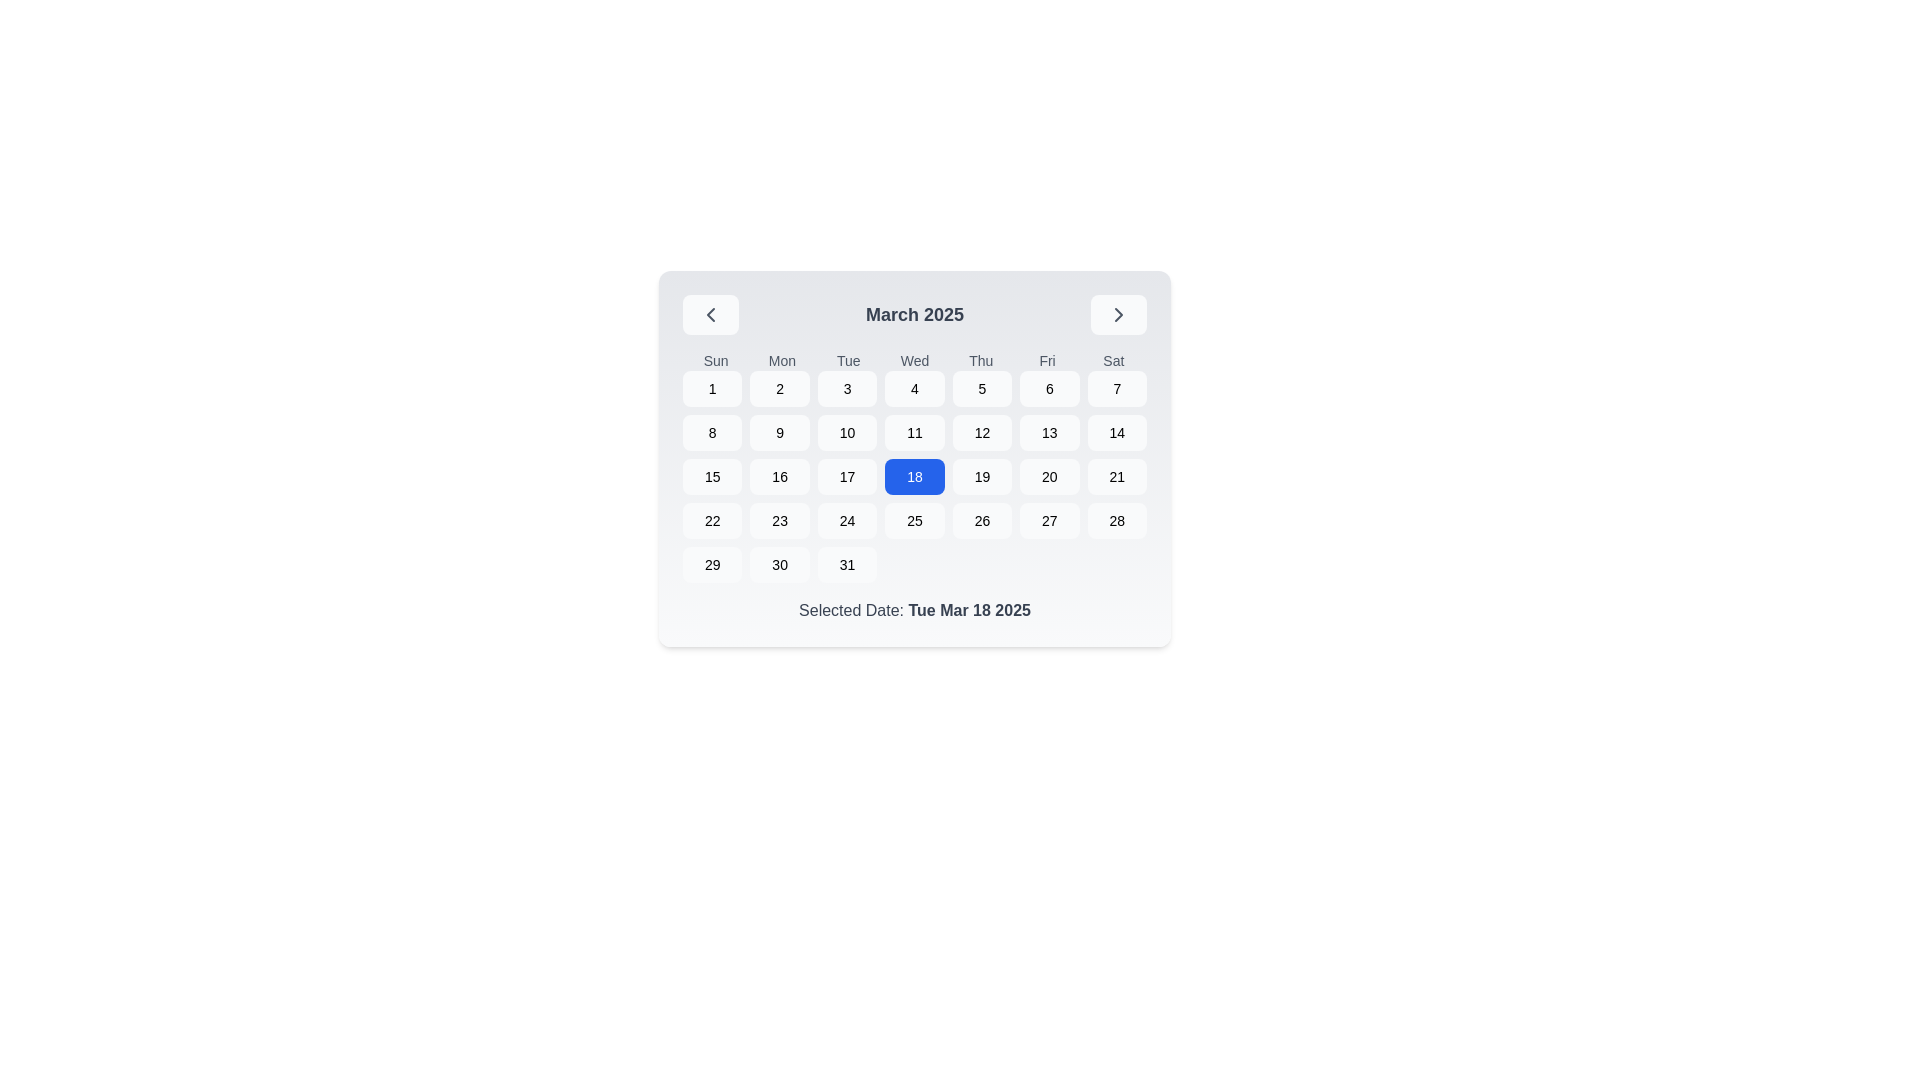 The image size is (1920, 1080). Describe the element at coordinates (712, 564) in the screenshot. I see `the button representing day 29 in the calendar grid, located in the last row and first column, adjacent to days 28 and 30` at that location.